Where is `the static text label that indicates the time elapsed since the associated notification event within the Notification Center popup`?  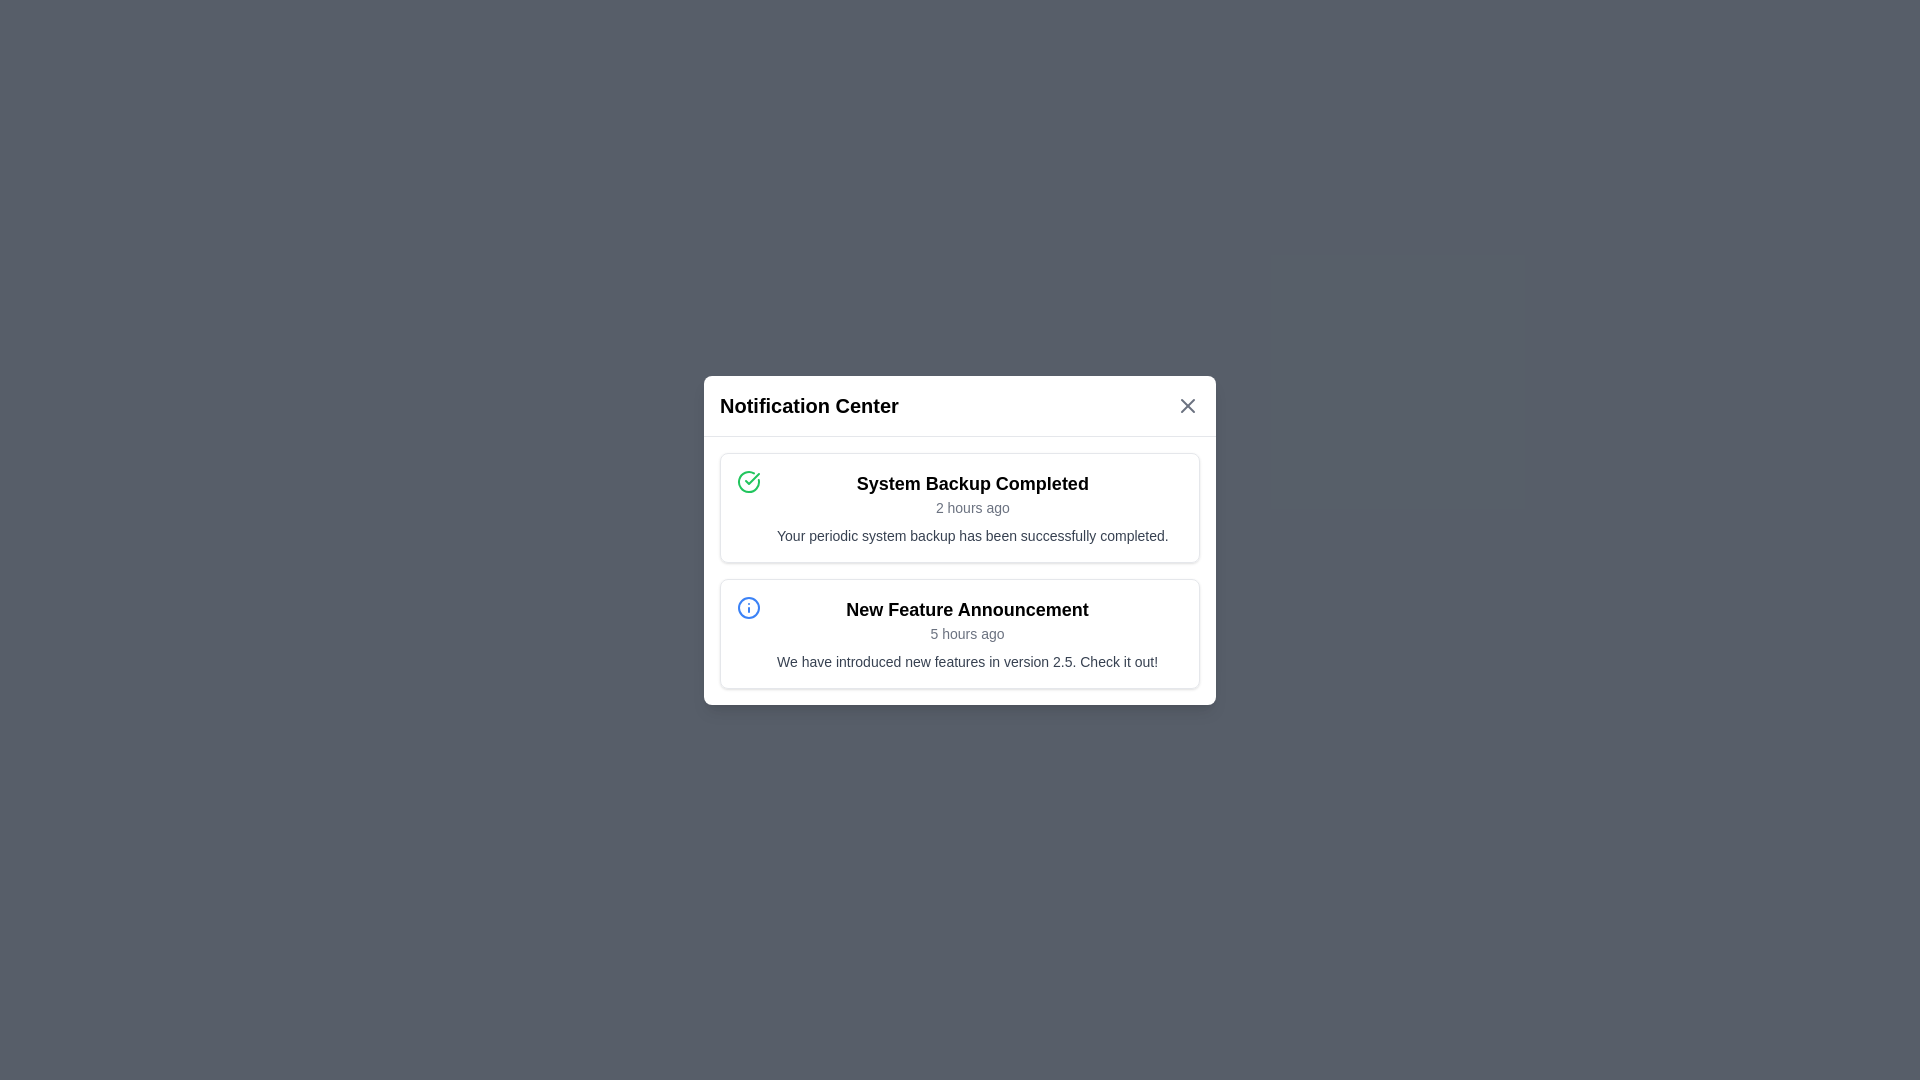
the static text label that indicates the time elapsed since the associated notification event within the Notification Center popup is located at coordinates (967, 633).